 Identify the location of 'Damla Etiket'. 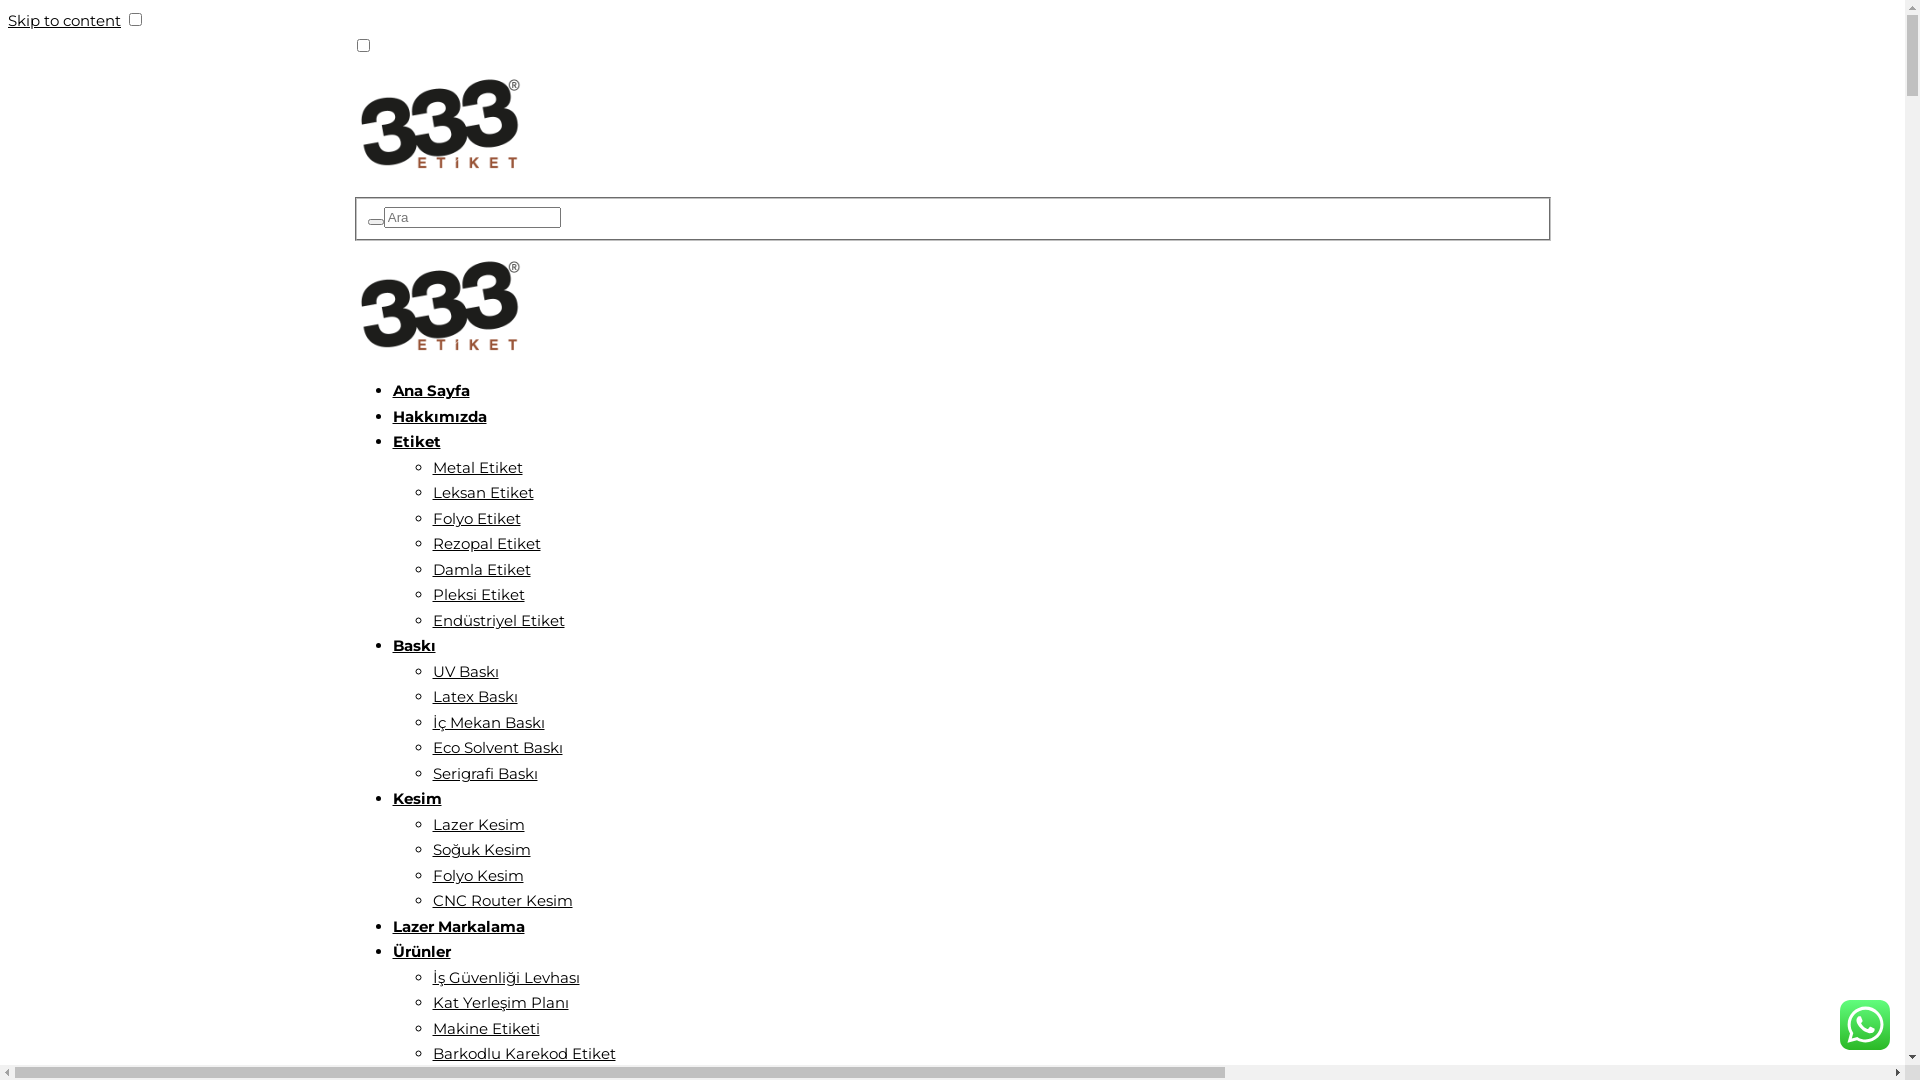
(480, 569).